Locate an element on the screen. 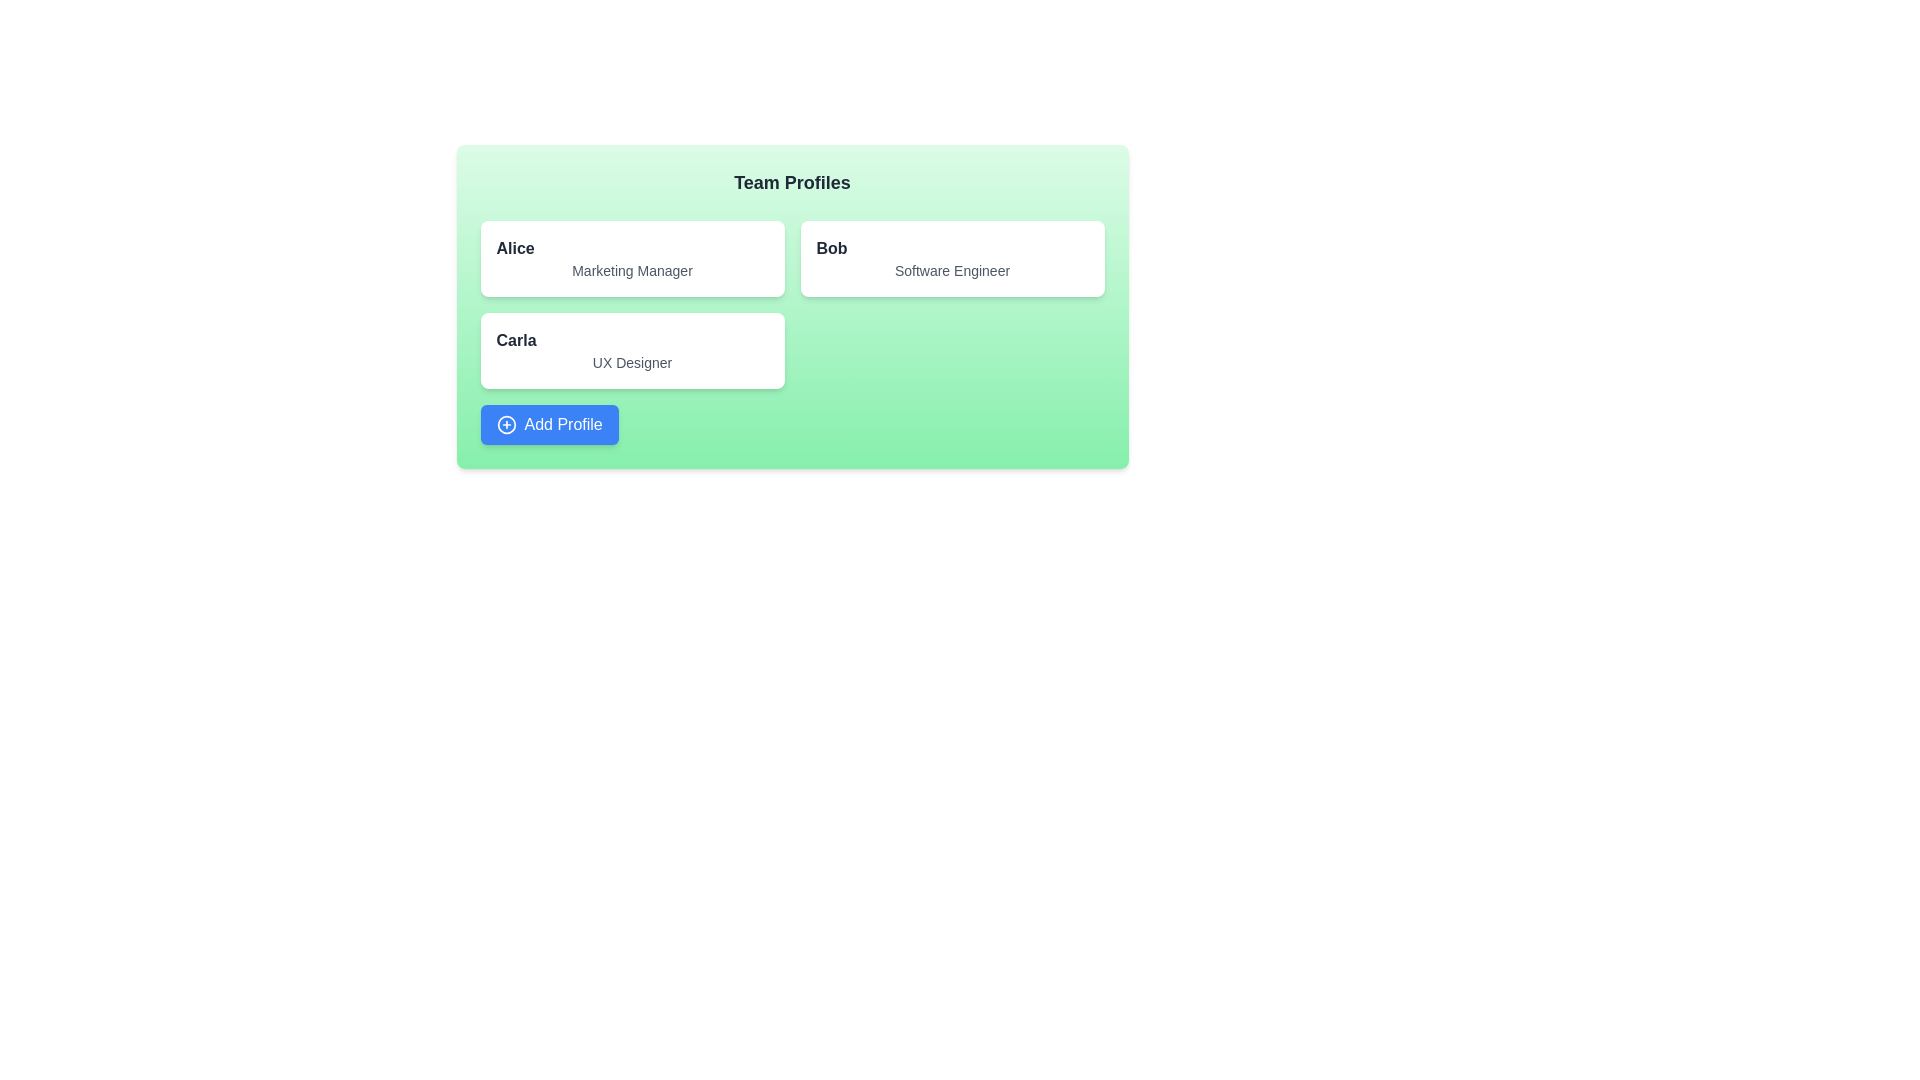  the profile card of Bob to toggle its active state is located at coordinates (951, 257).